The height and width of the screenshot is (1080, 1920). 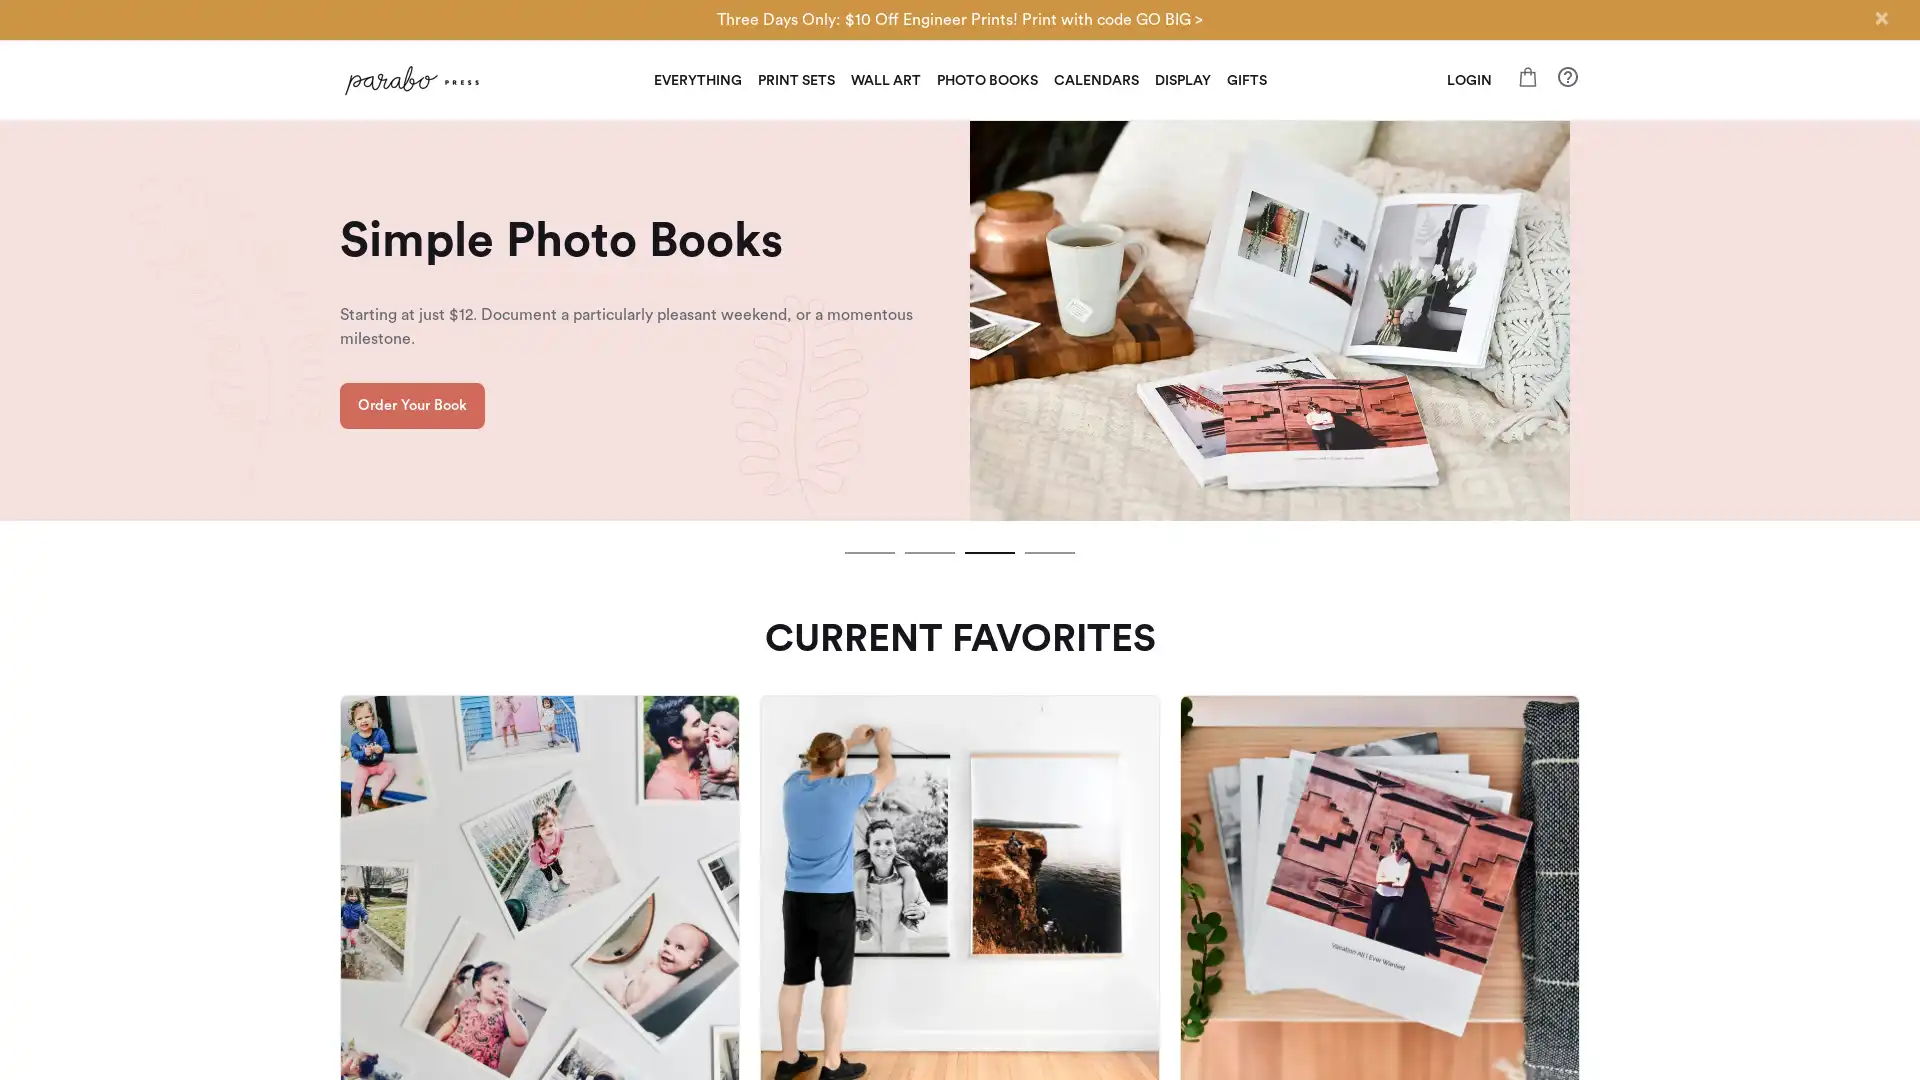 I want to click on slide dot, so click(x=989, y=552).